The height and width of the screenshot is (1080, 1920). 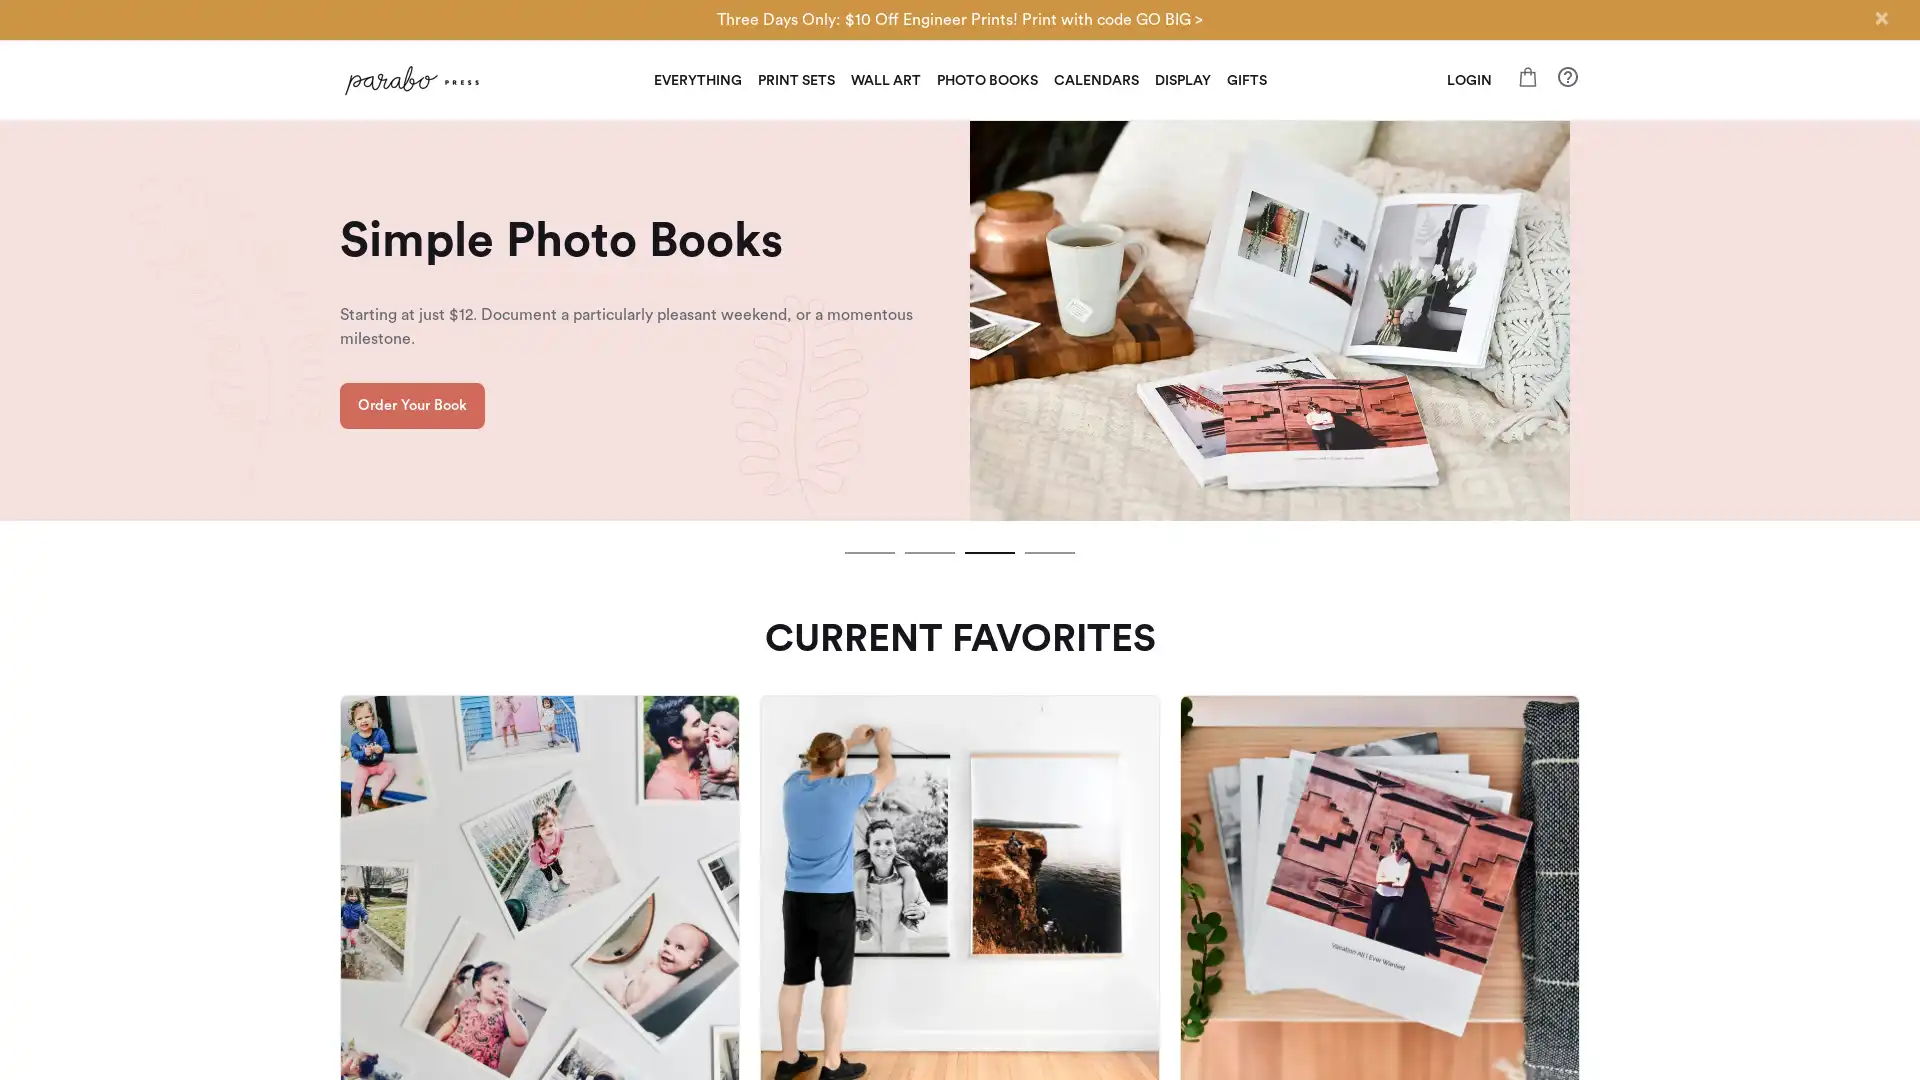 I want to click on slide dot, so click(x=989, y=552).